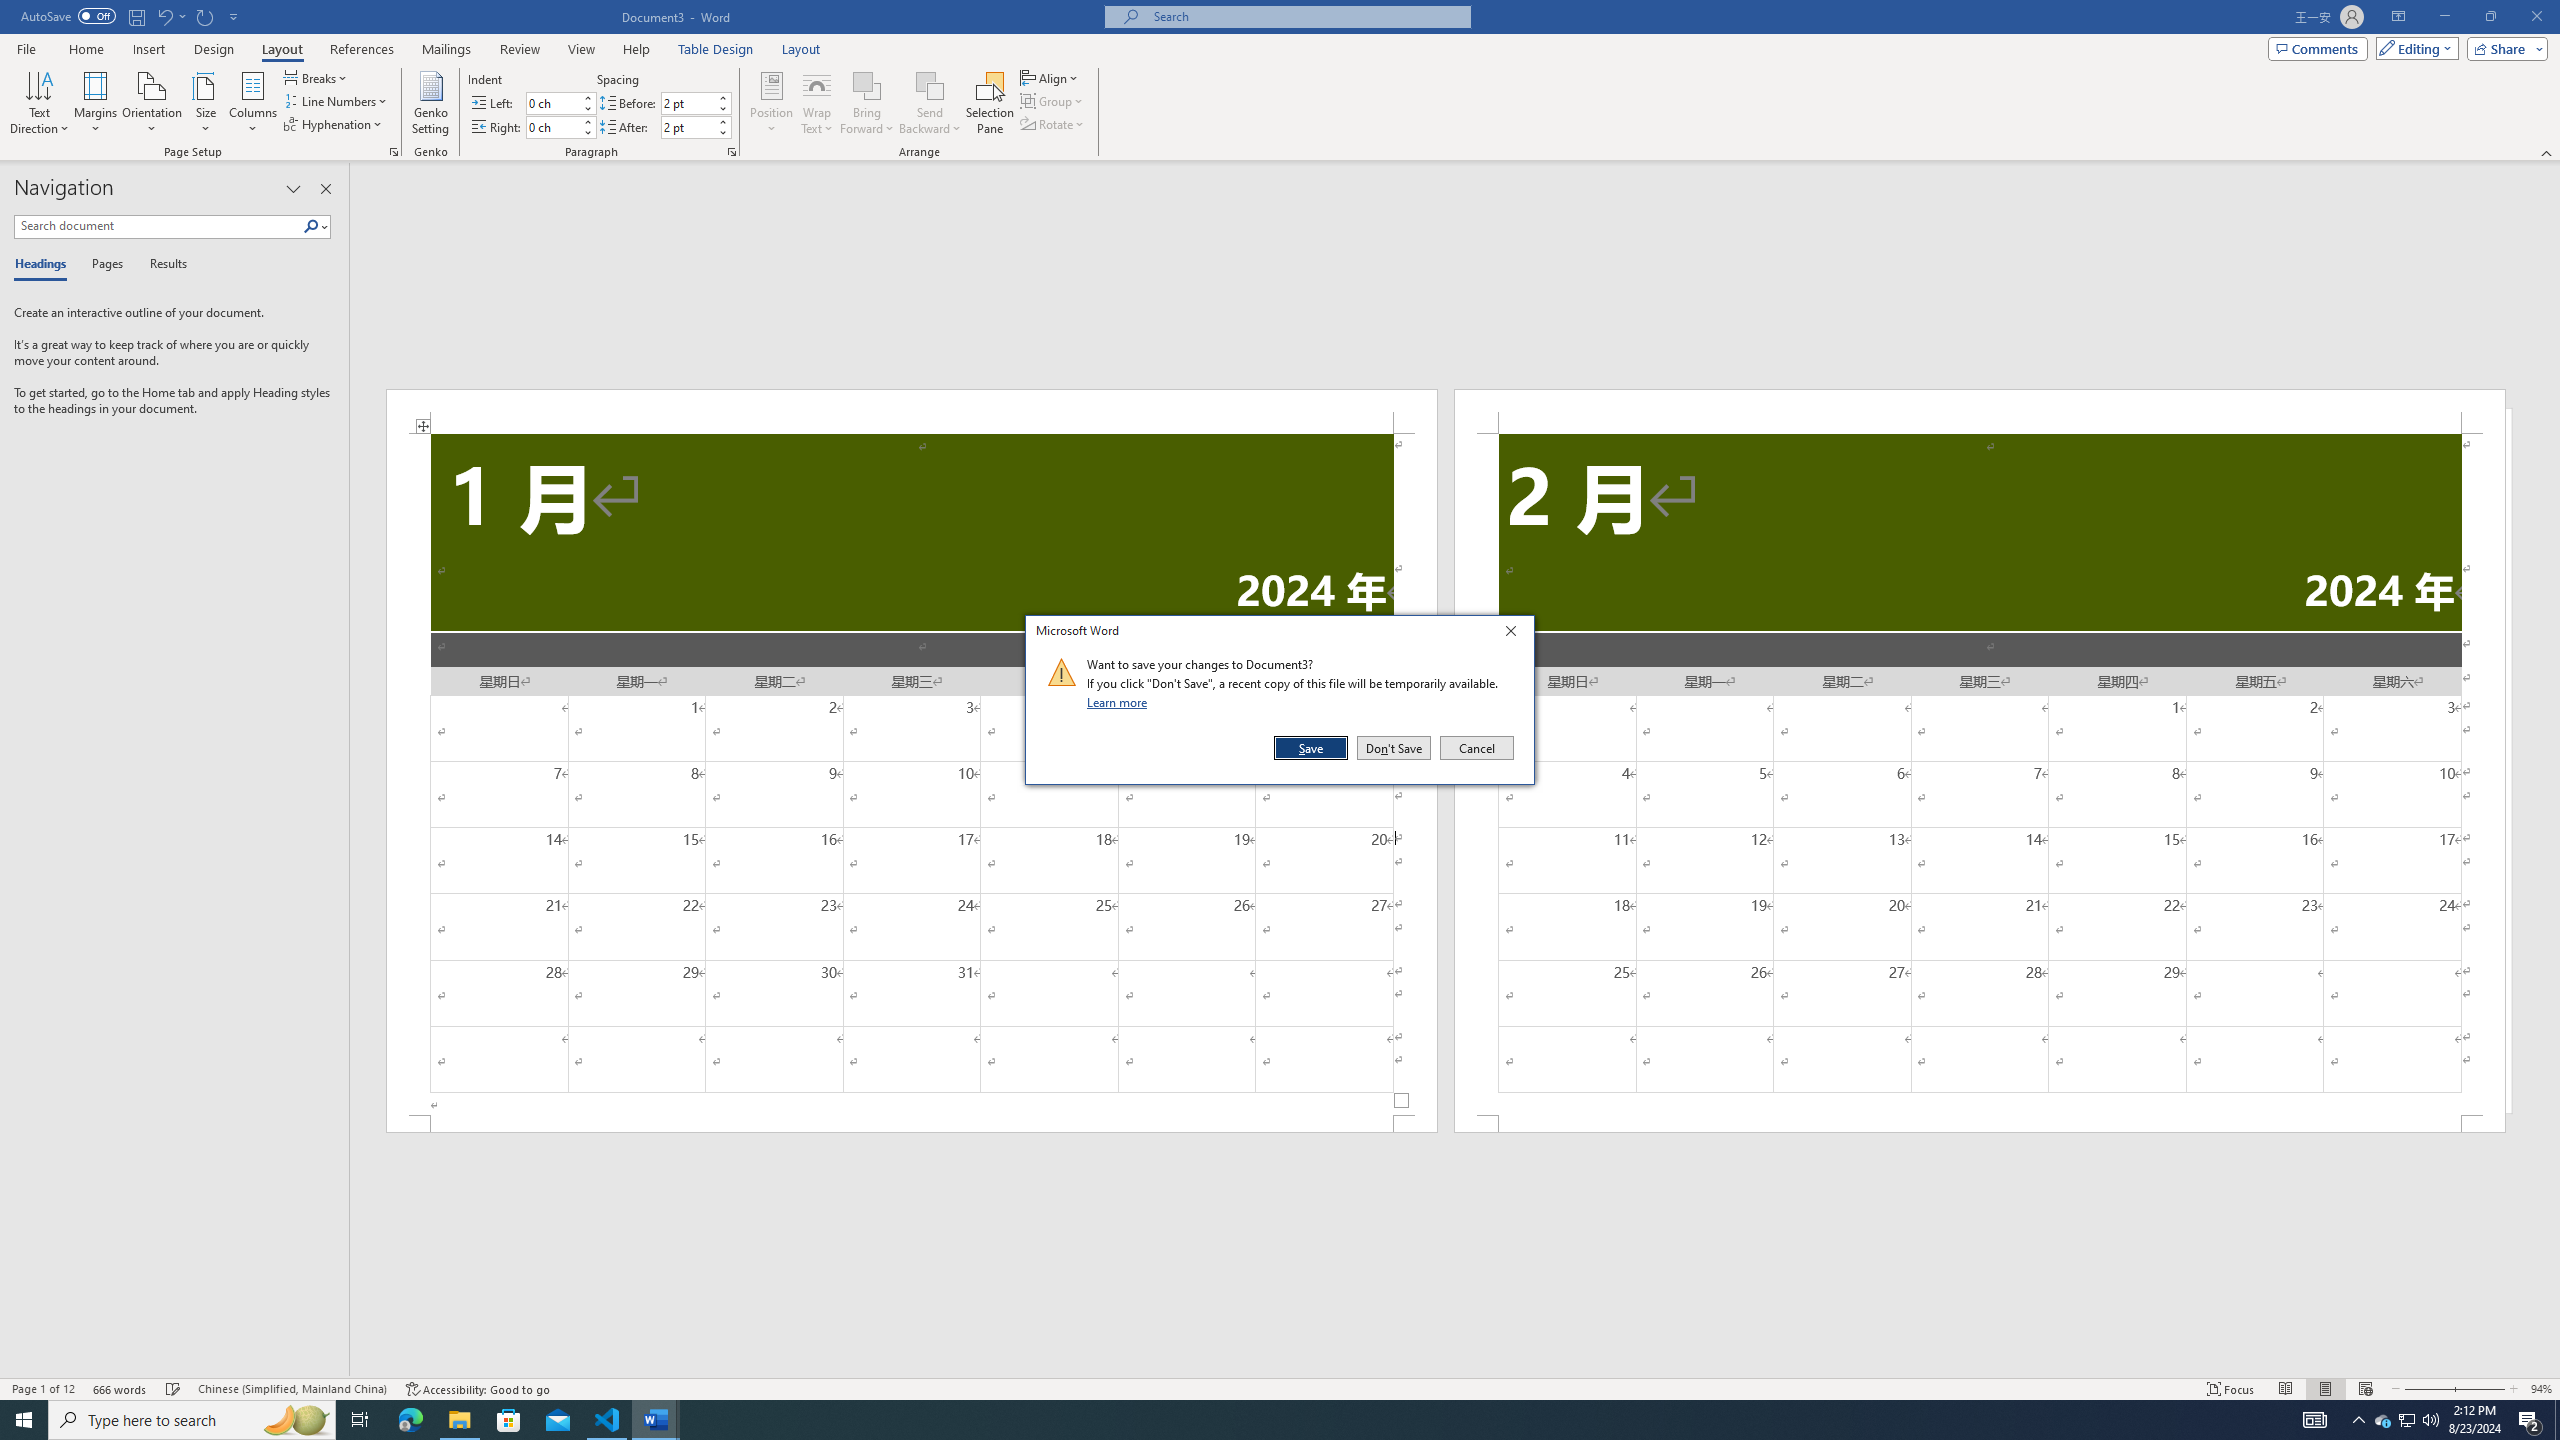 The image size is (2560, 1440). Describe the element at coordinates (205, 103) in the screenshot. I see `'Size'` at that location.